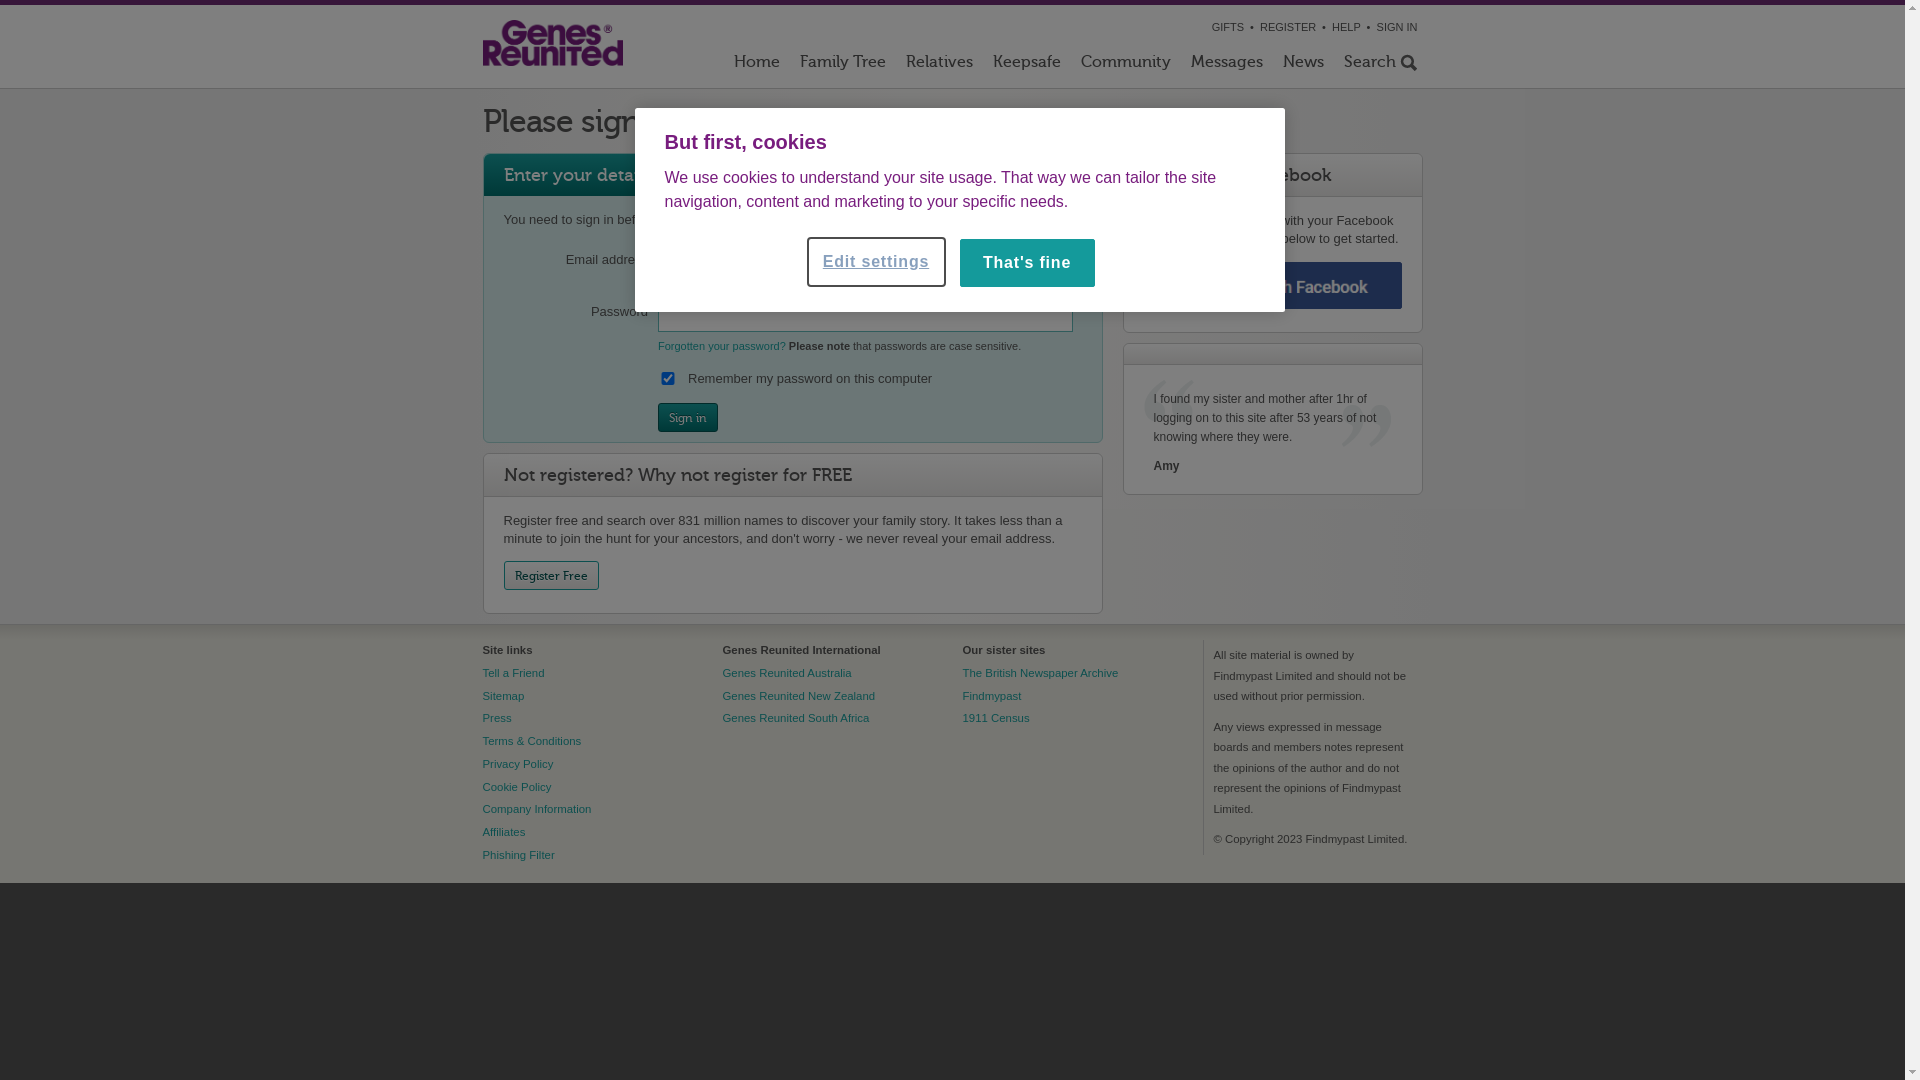  I want to click on 'HELP', so click(1346, 27).